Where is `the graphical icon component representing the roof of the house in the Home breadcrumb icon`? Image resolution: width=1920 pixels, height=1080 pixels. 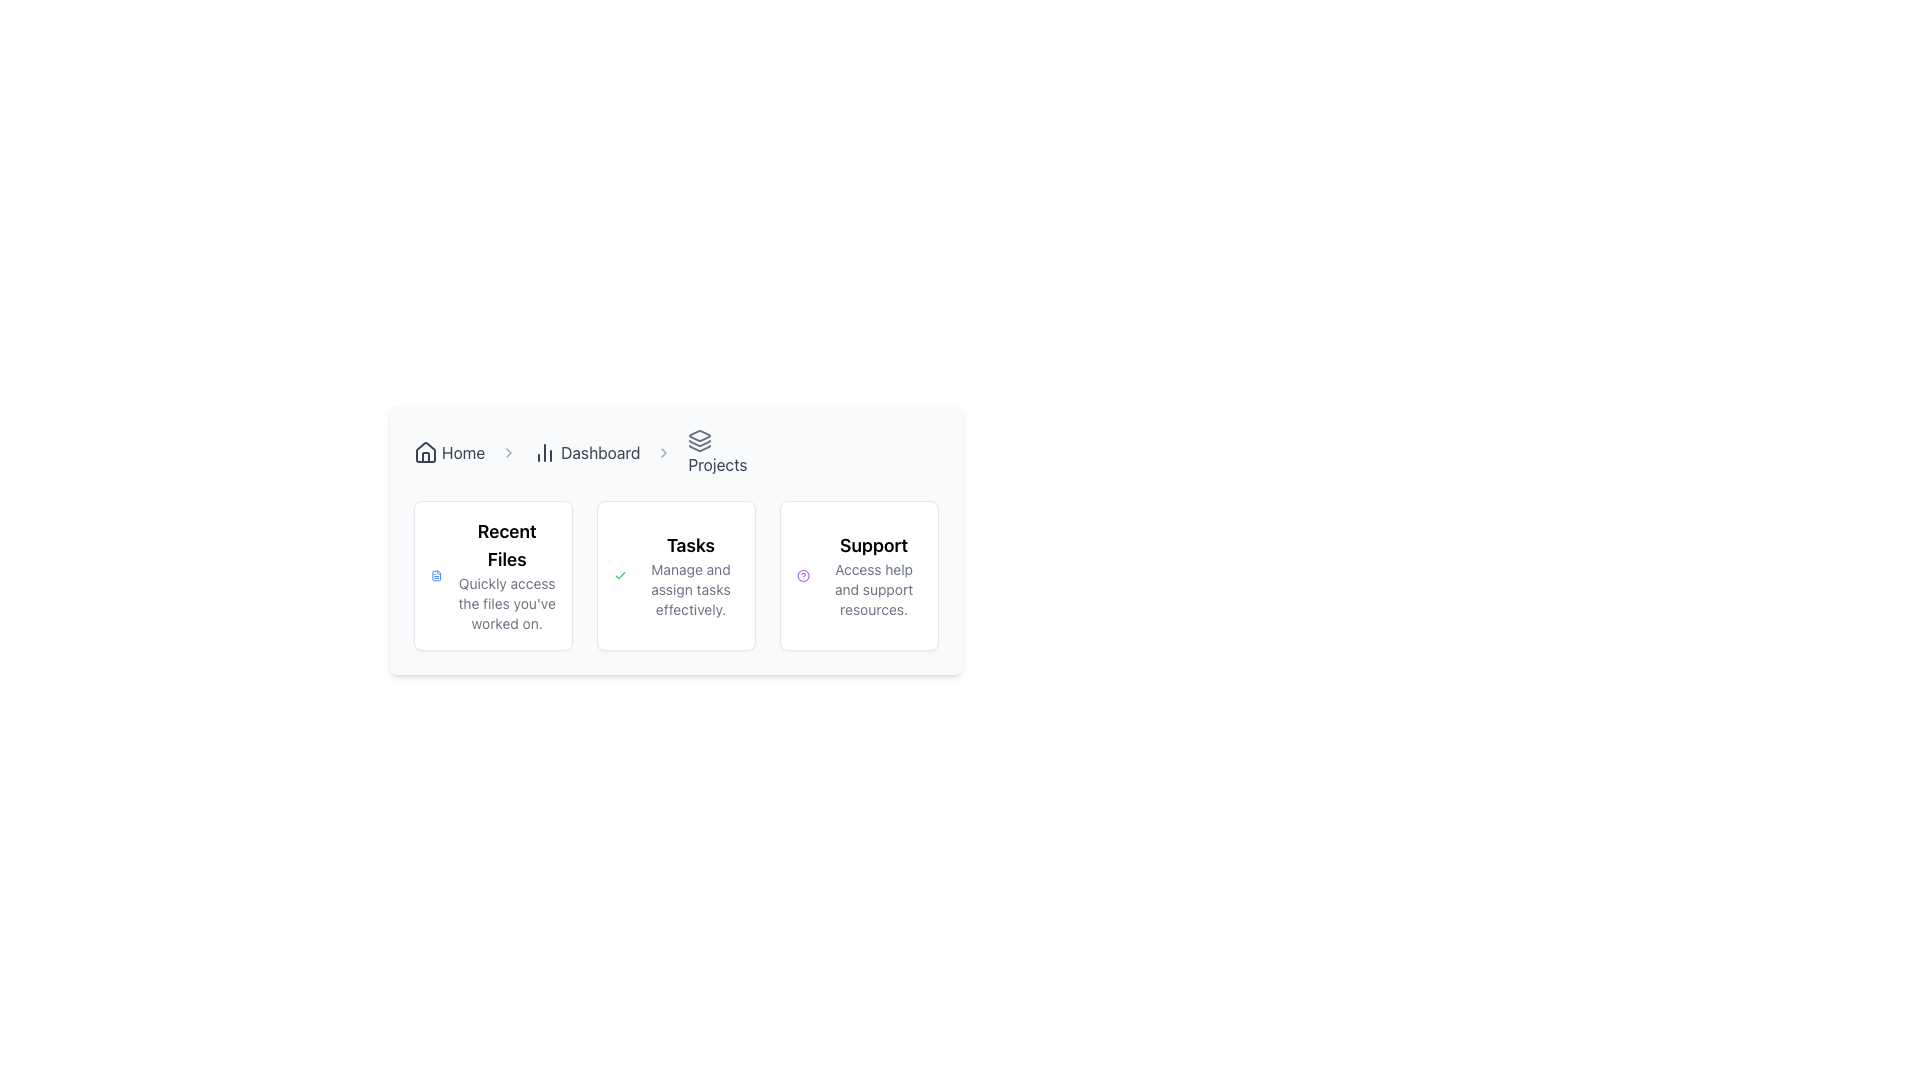
the graphical icon component representing the roof of the house in the Home breadcrumb icon is located at coordinates (425, 451).